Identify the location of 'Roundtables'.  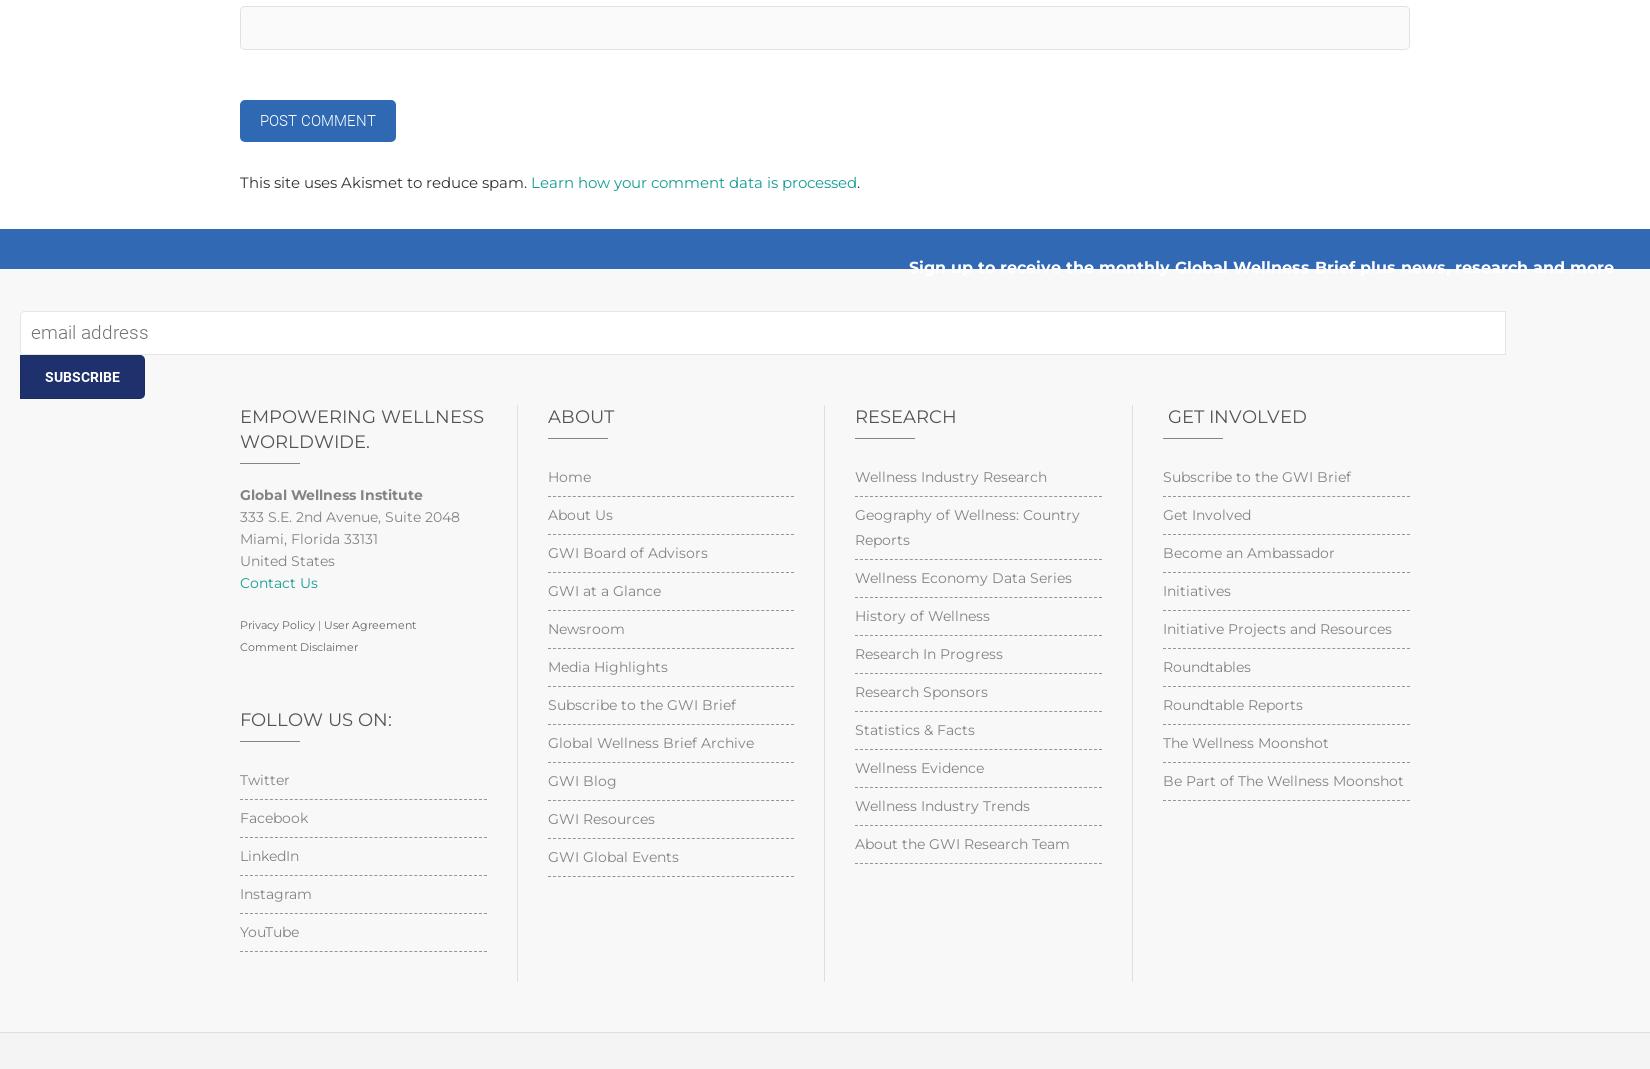
(1205, 665).